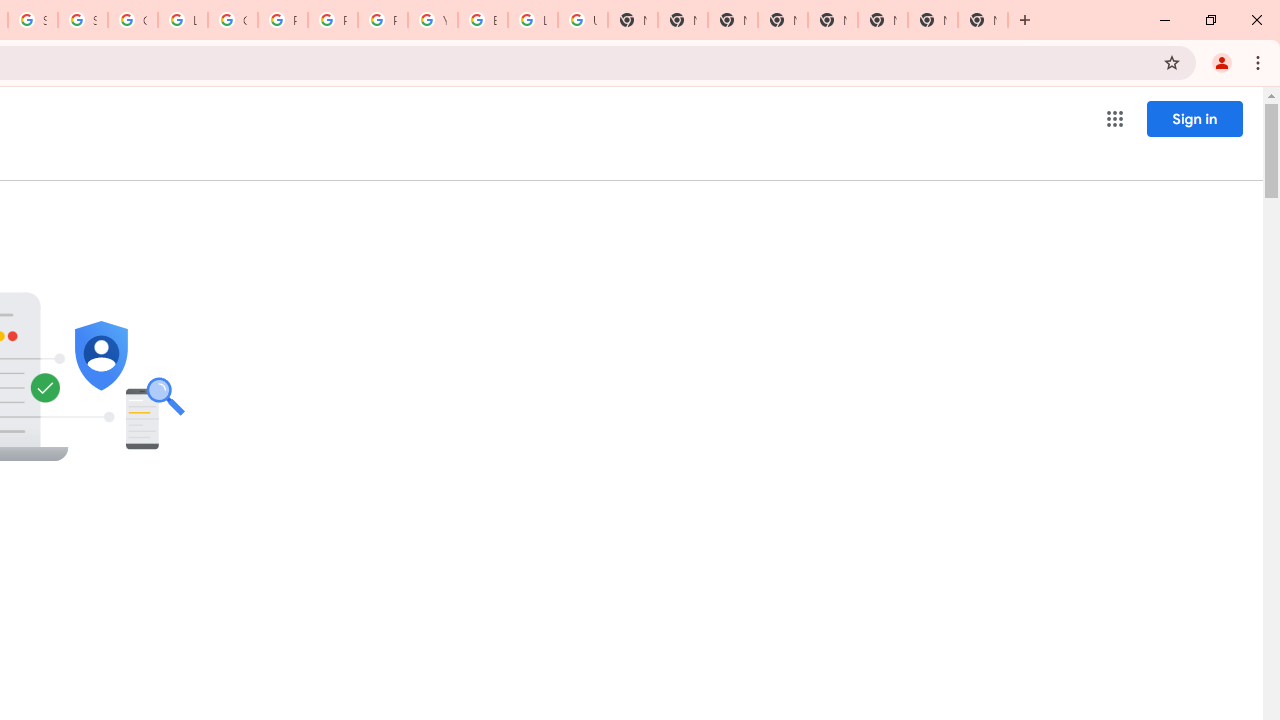 The image size is (1280, 720). What do you see at coordinates (81, 20) in the screenshot?
I see `'Sign in - Google Accounts'` at bounding box center [81, 20].